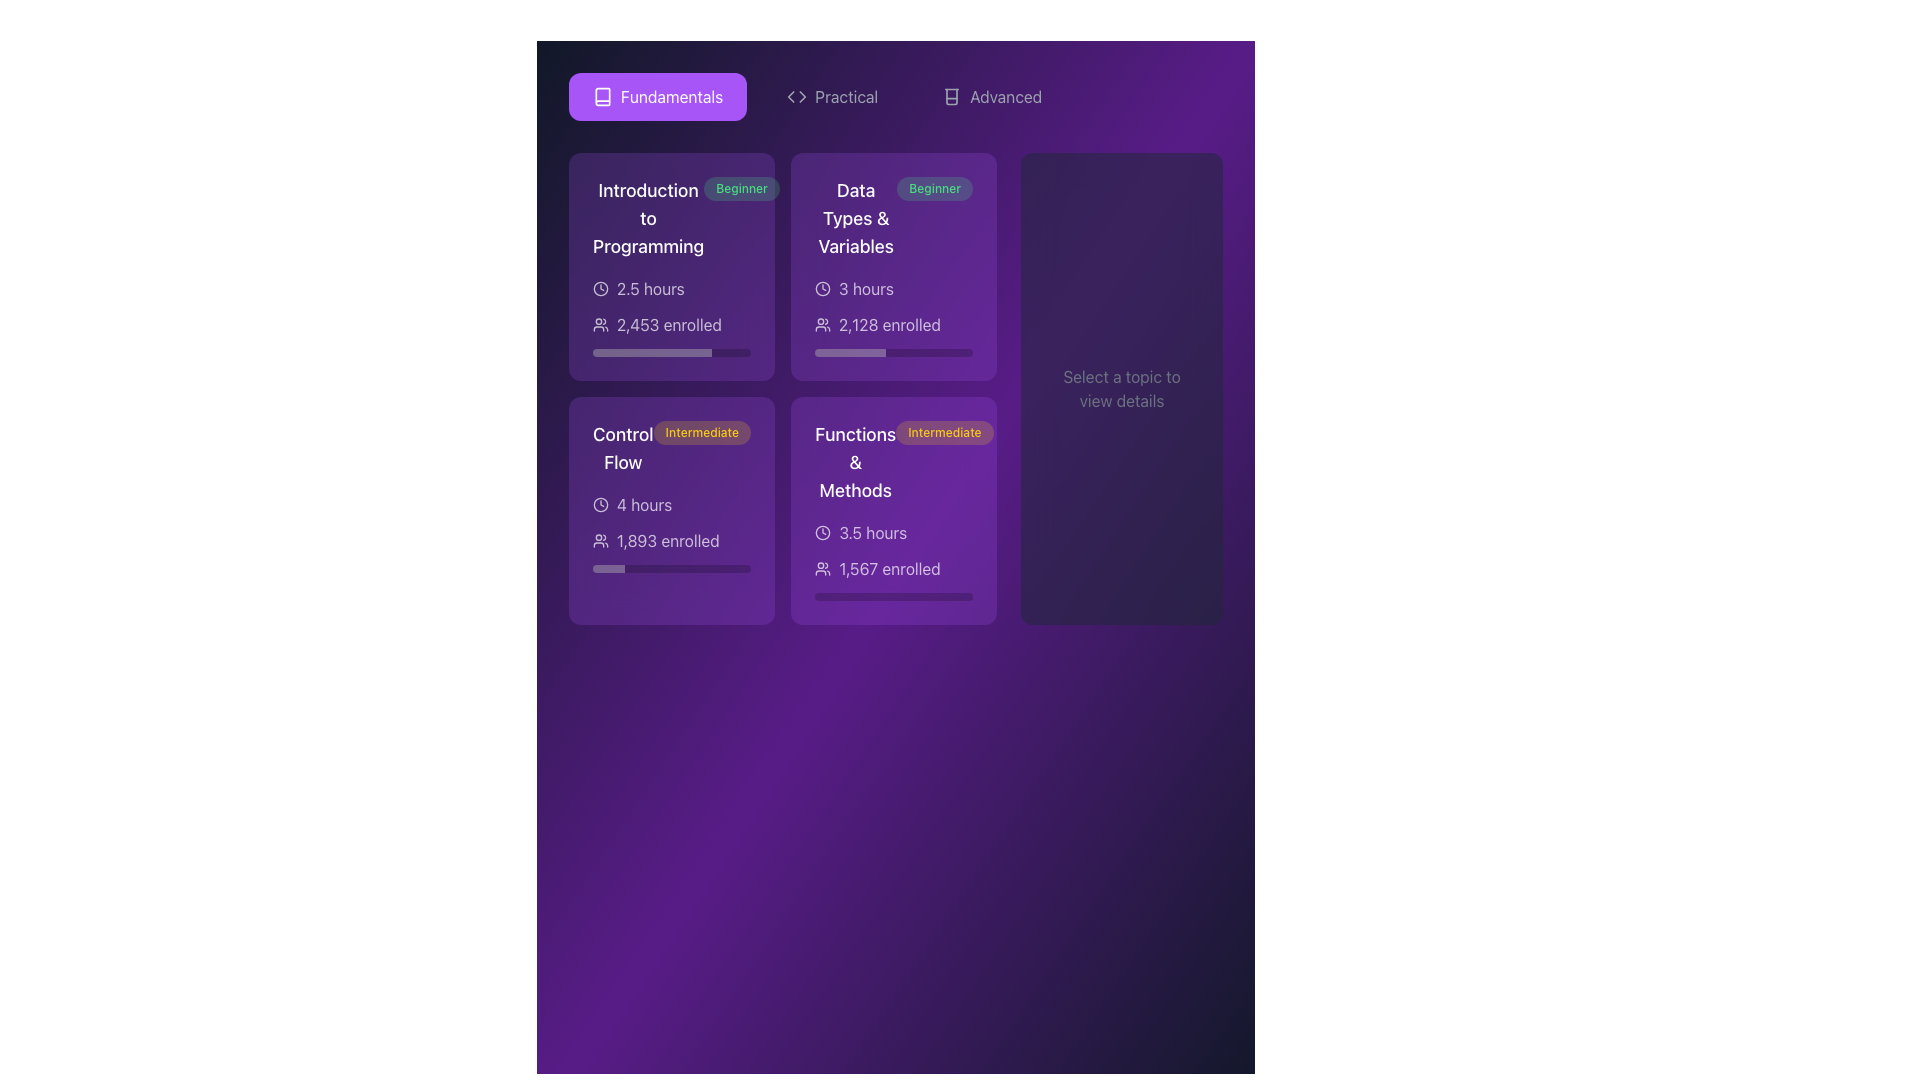  I want to click on the decorative icon that emphasizes the 'Advanced' text label located to the right of the 'Practical' button in the upper-right area of the interface, so click(951, 96).